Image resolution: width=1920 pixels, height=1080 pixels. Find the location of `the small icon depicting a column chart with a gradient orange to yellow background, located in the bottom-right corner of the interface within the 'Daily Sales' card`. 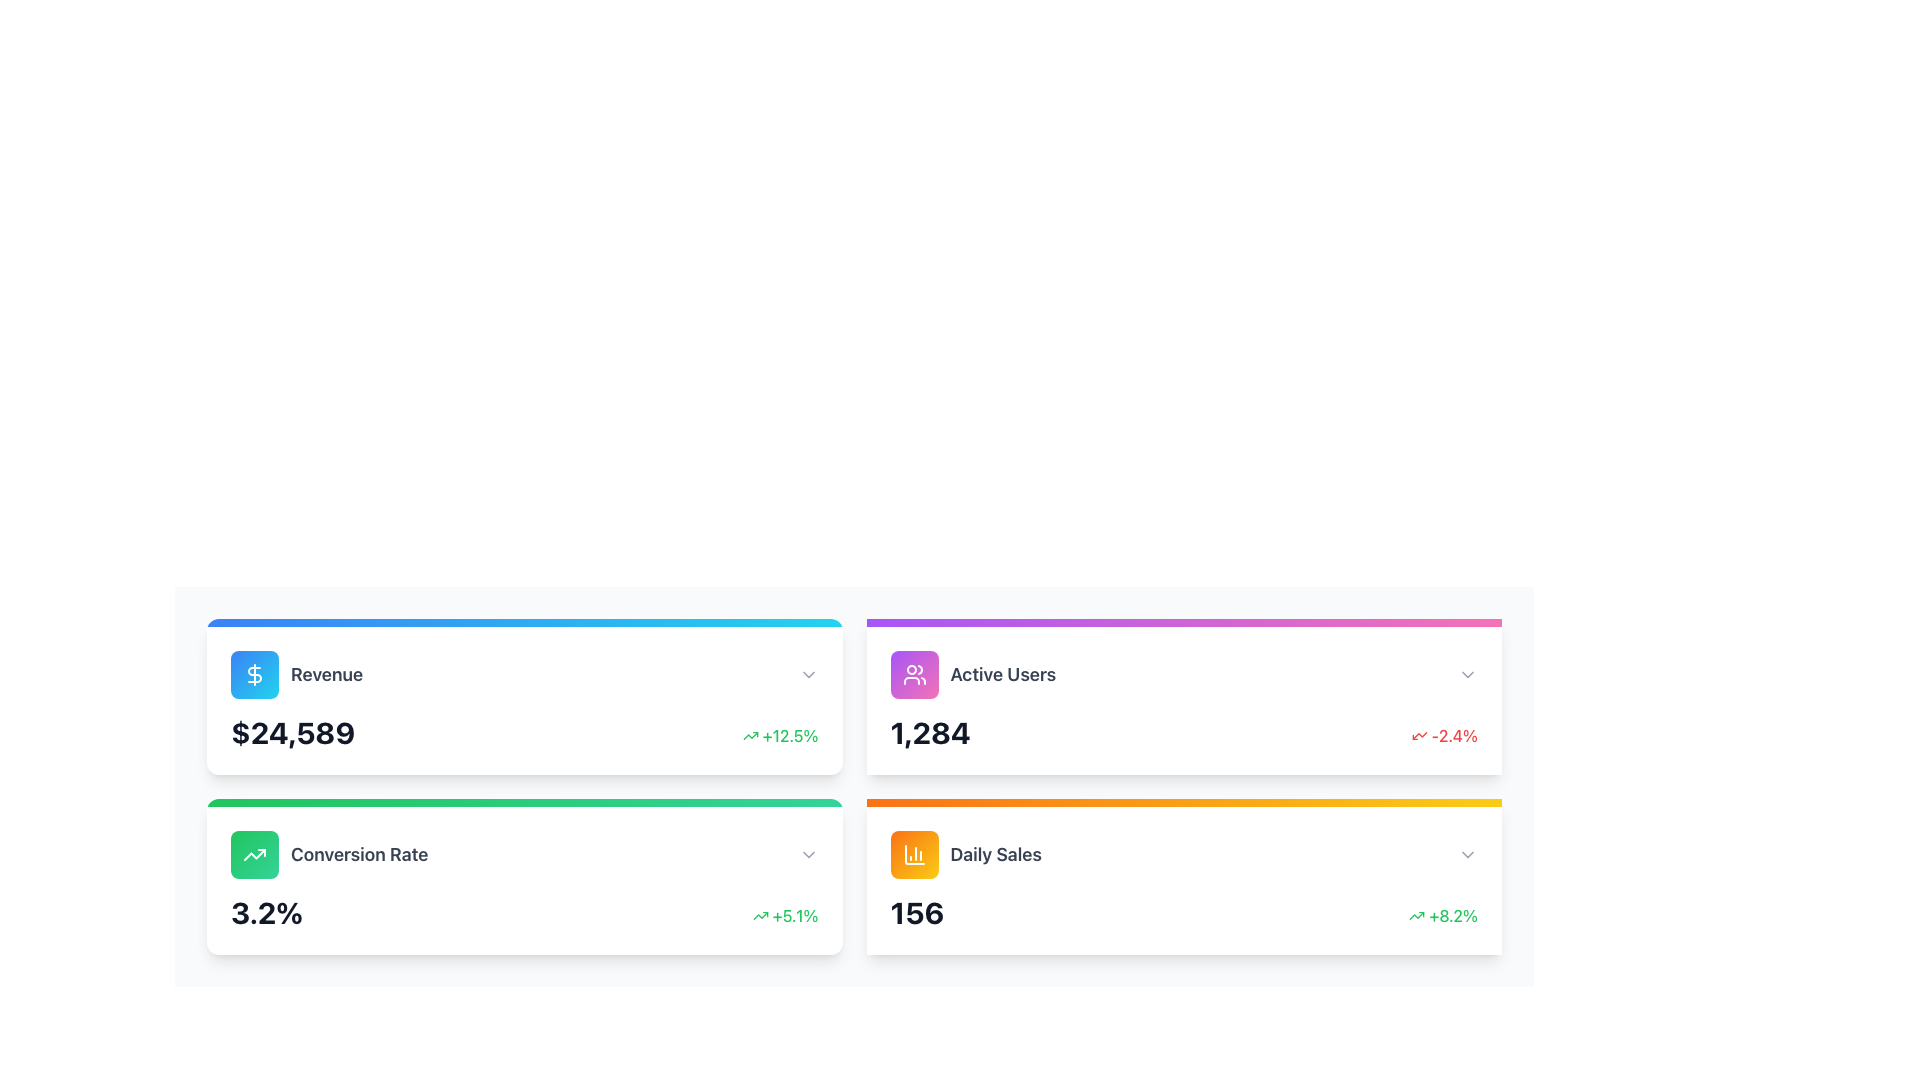

the small icon depicting a column chart with a gradient orange to yellow background, located in the bottom-right corner of the interface within the 'Daily Sales' card is located at coordinates (913, 855).